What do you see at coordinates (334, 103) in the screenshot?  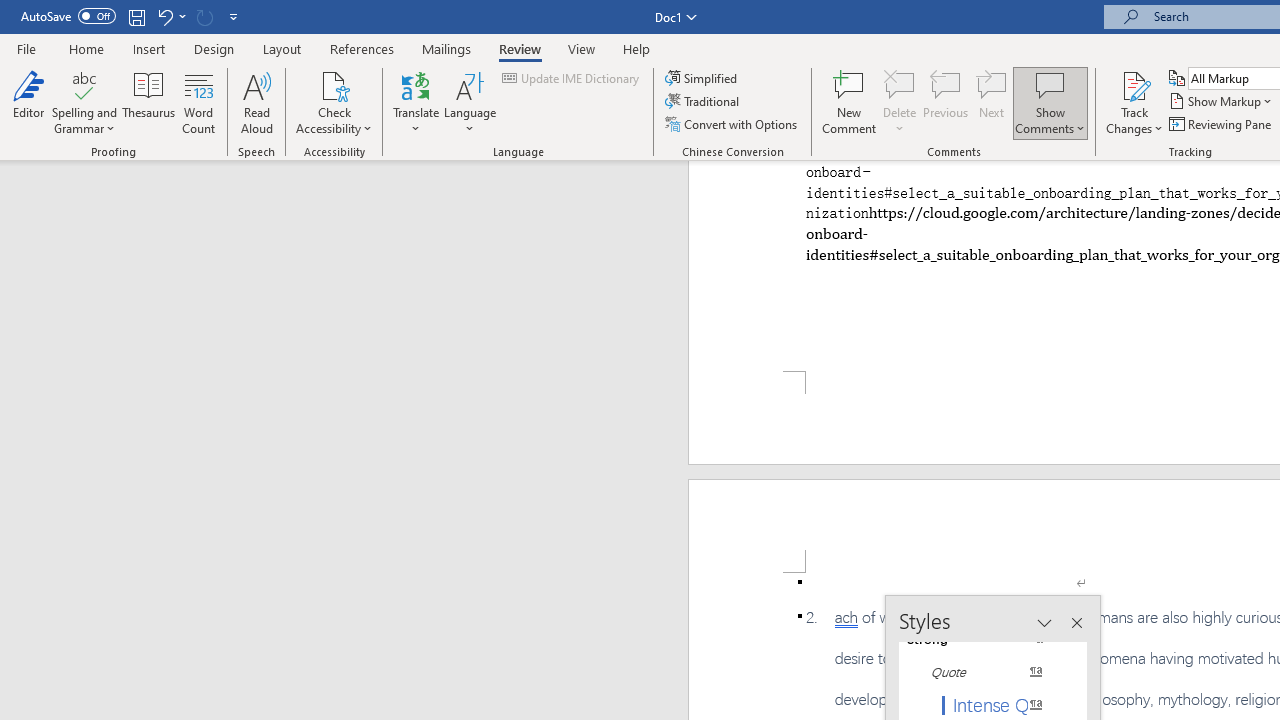 I see `'Check Accessibility'` at bounding box center [334, 103].